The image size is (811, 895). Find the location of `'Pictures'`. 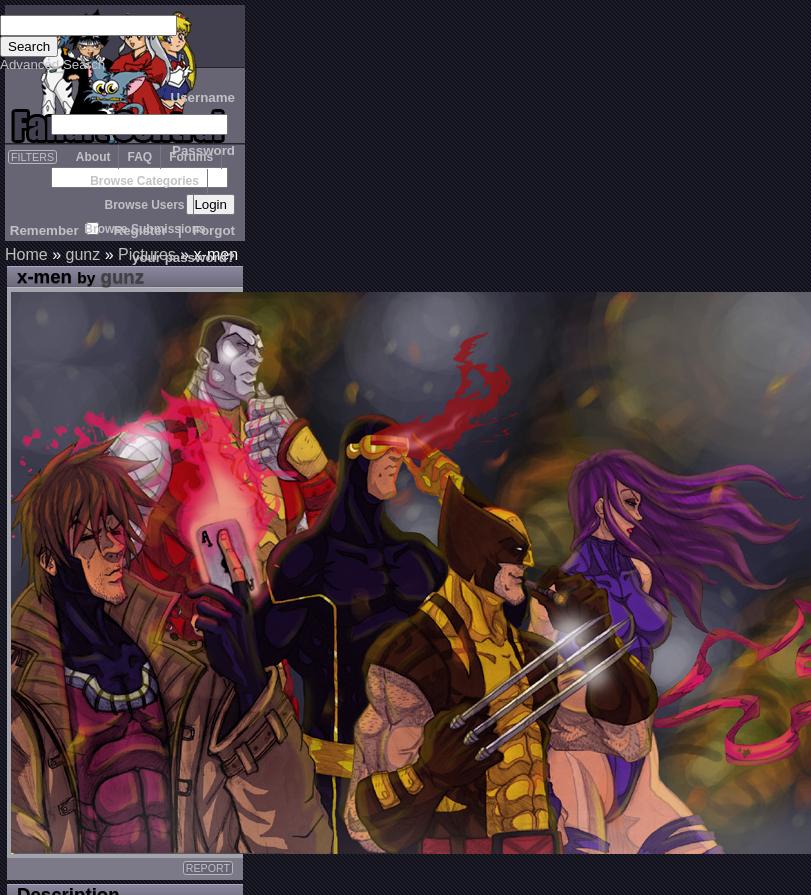

'Pictures' is located at coordinates (145, 254).